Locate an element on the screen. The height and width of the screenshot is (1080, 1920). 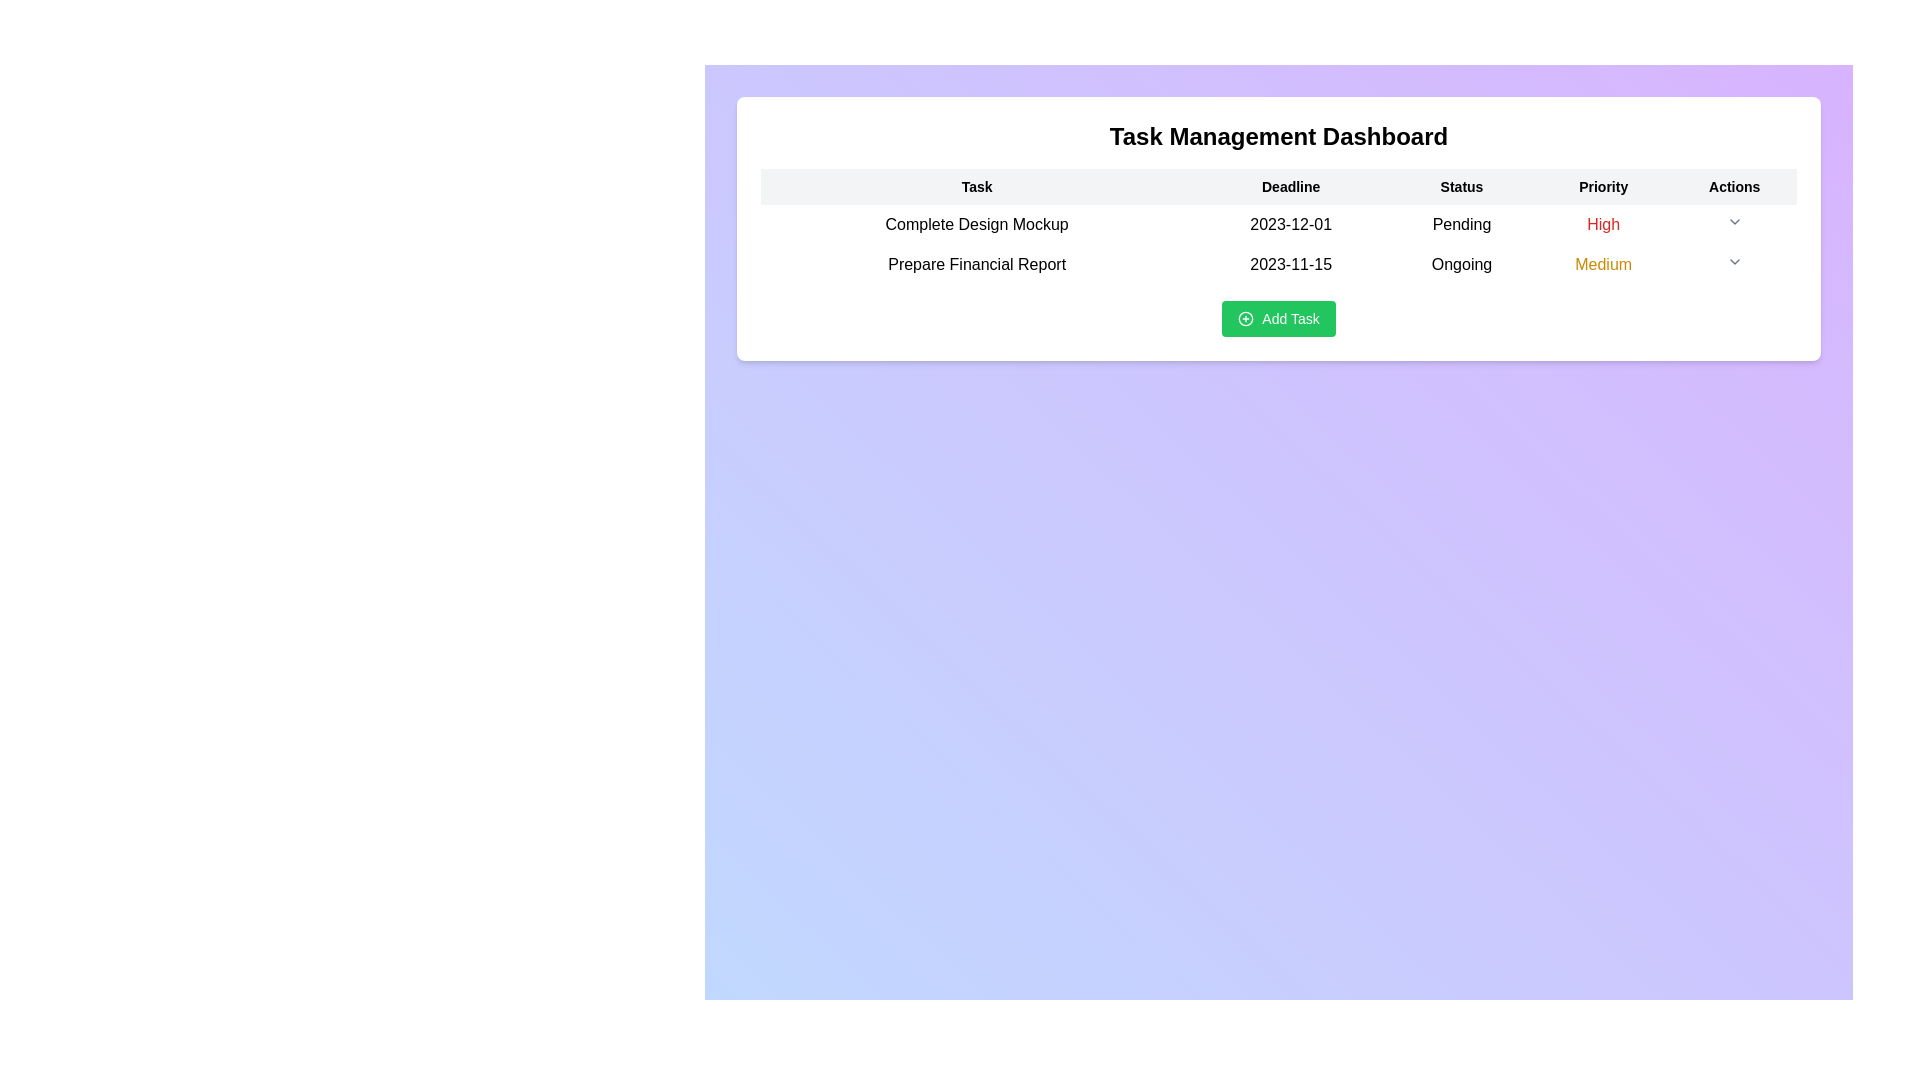
the down arrow of the Dropdown toggle icon in the 'Actions' column of the second row in the 'Task Management Dashboard' is located at coordinates (1733, 222).